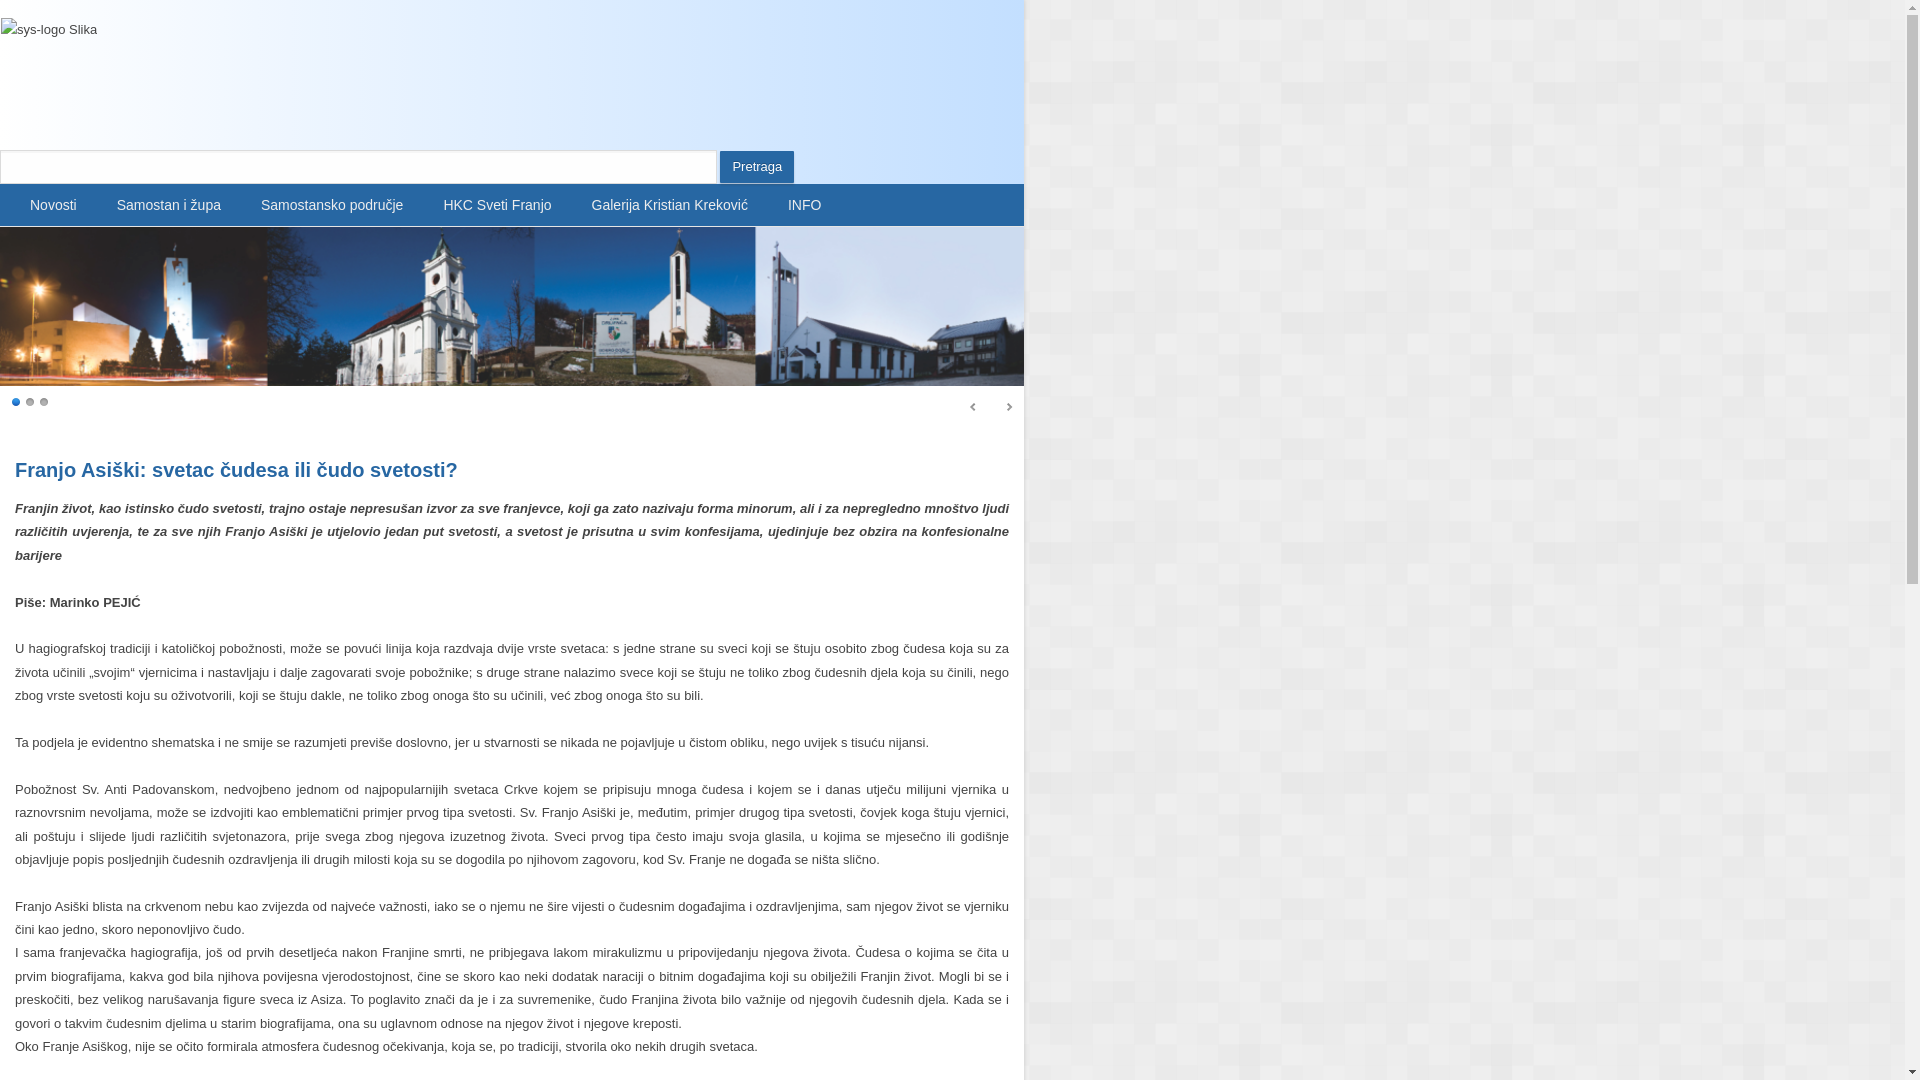  Describe the element at coordinates (53, 204) in the screenshot. I see `'Novosti'` at that location.